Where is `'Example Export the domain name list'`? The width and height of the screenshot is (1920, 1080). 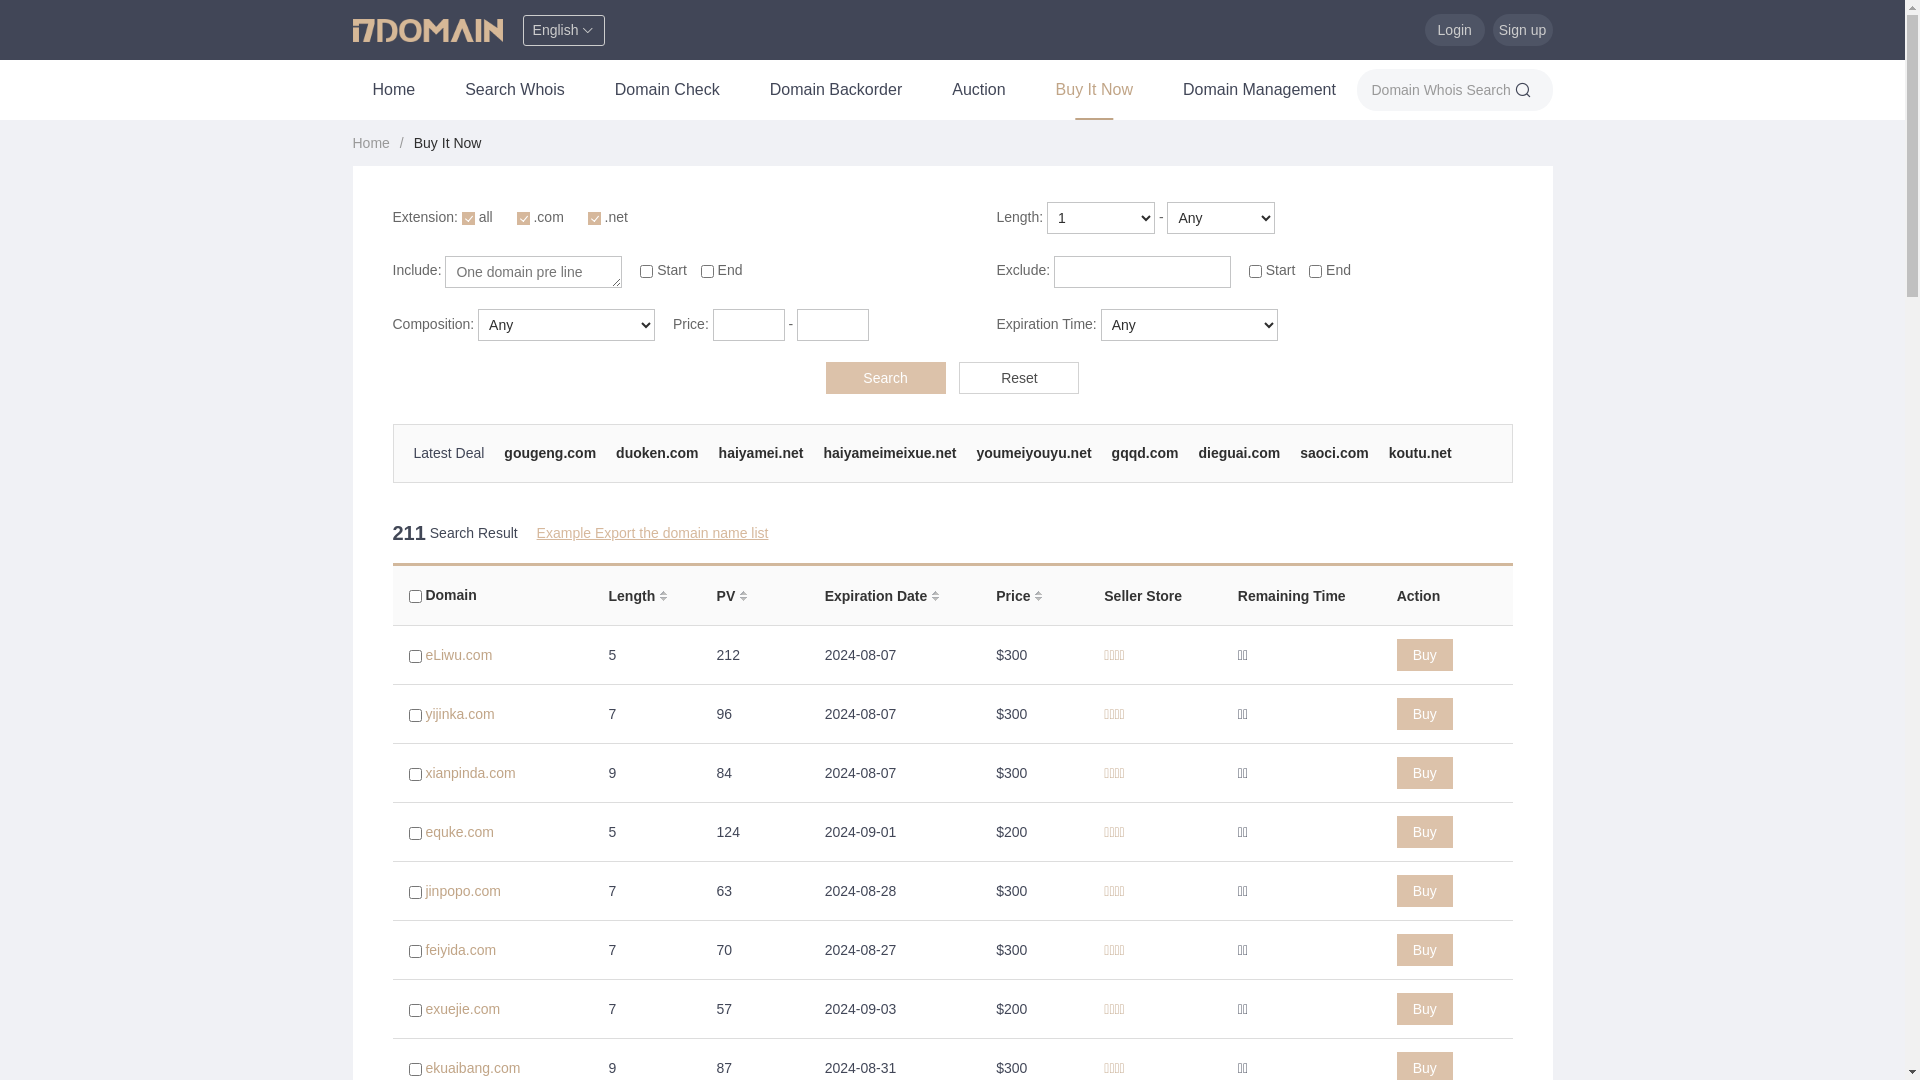
'Example Export the domain name list' is located at coordinates (652, 531).